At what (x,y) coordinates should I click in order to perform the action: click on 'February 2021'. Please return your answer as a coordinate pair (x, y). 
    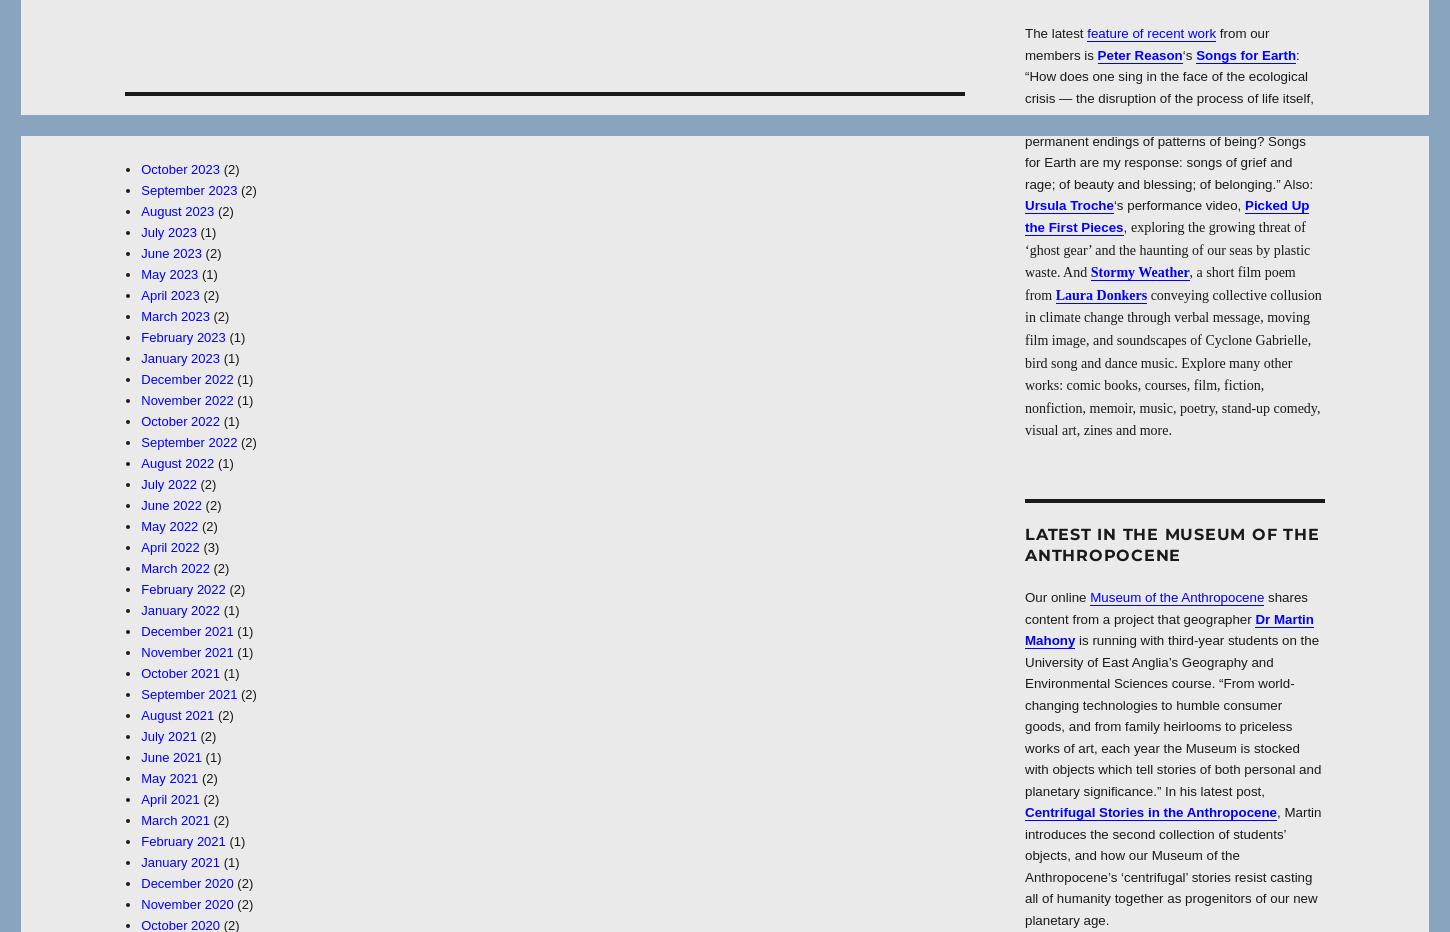
    Looking at the image, I should click on (181, 840).